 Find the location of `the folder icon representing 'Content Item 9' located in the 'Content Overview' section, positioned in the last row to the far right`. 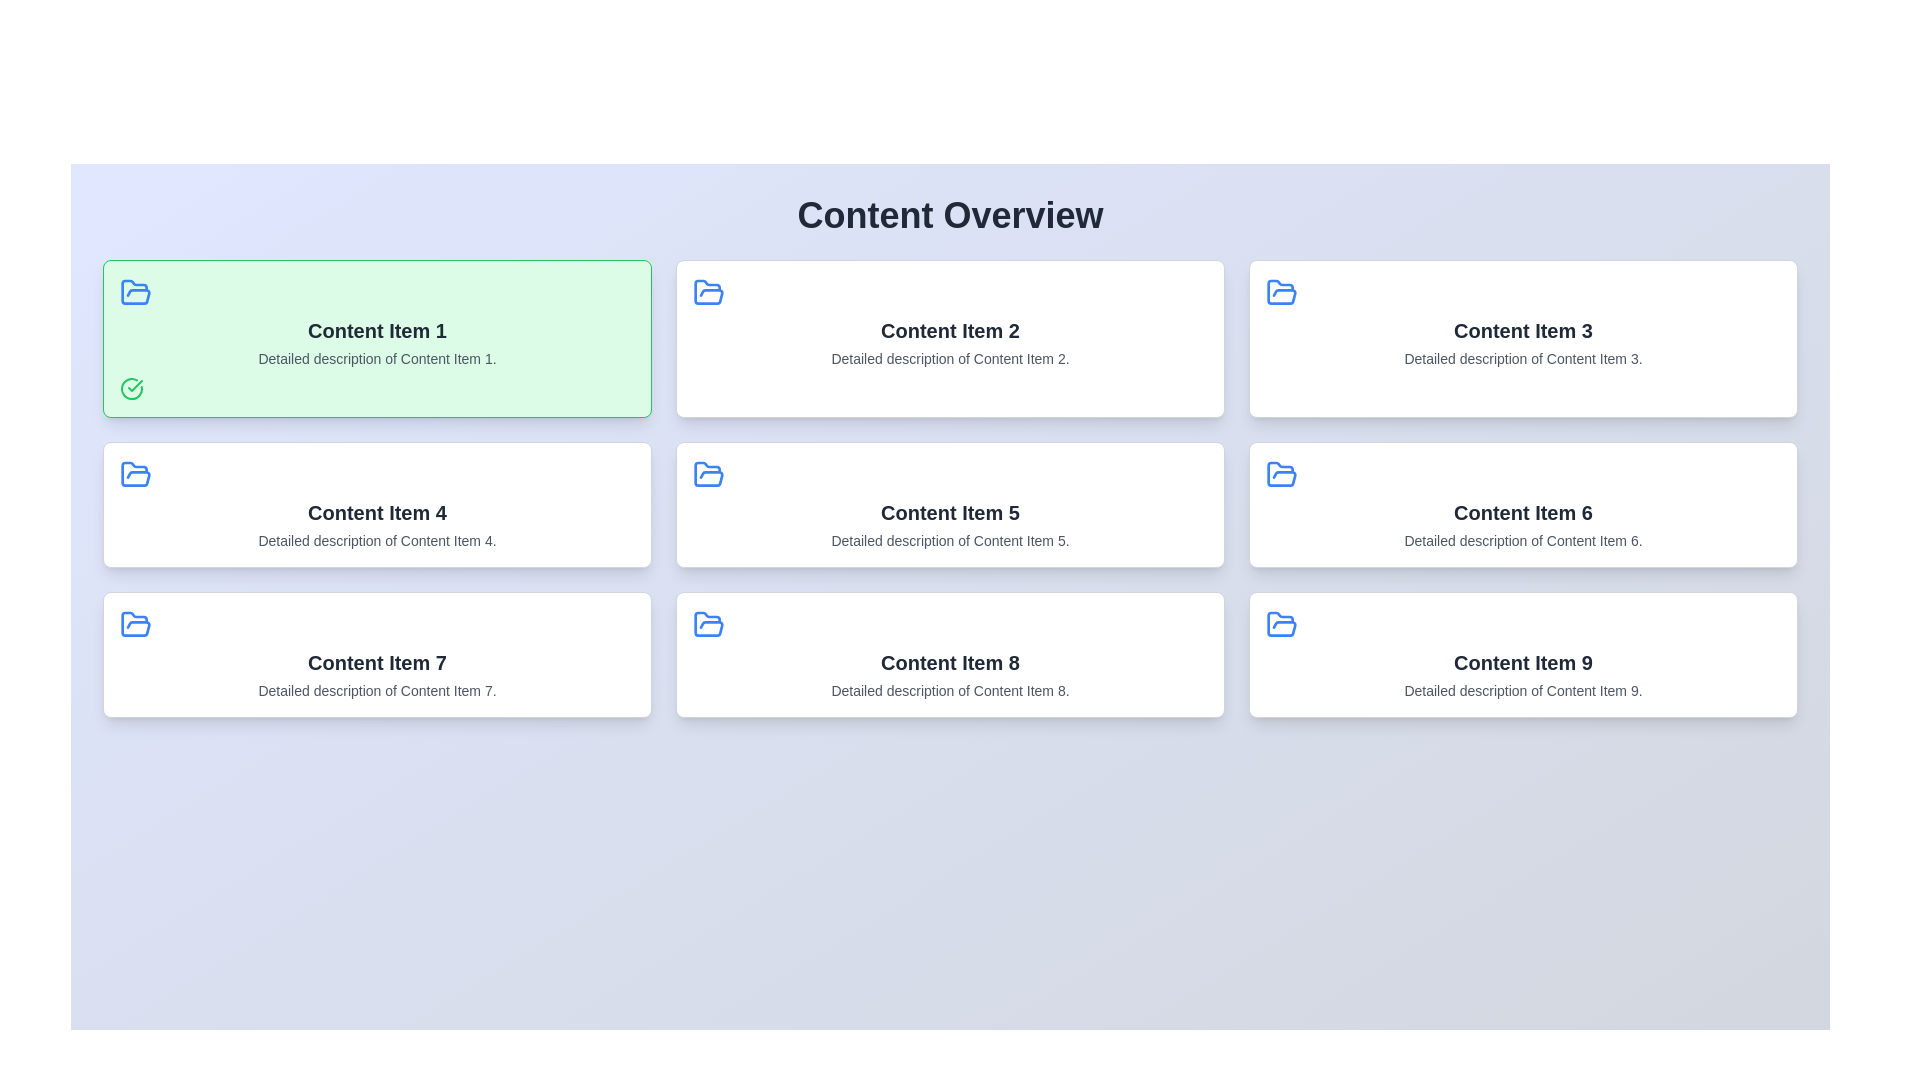

the folder icon representing 'Content Item 9' located in the 'Content Overview' section, positioned in the last row to the far right is located at coordinates (1281, 623).